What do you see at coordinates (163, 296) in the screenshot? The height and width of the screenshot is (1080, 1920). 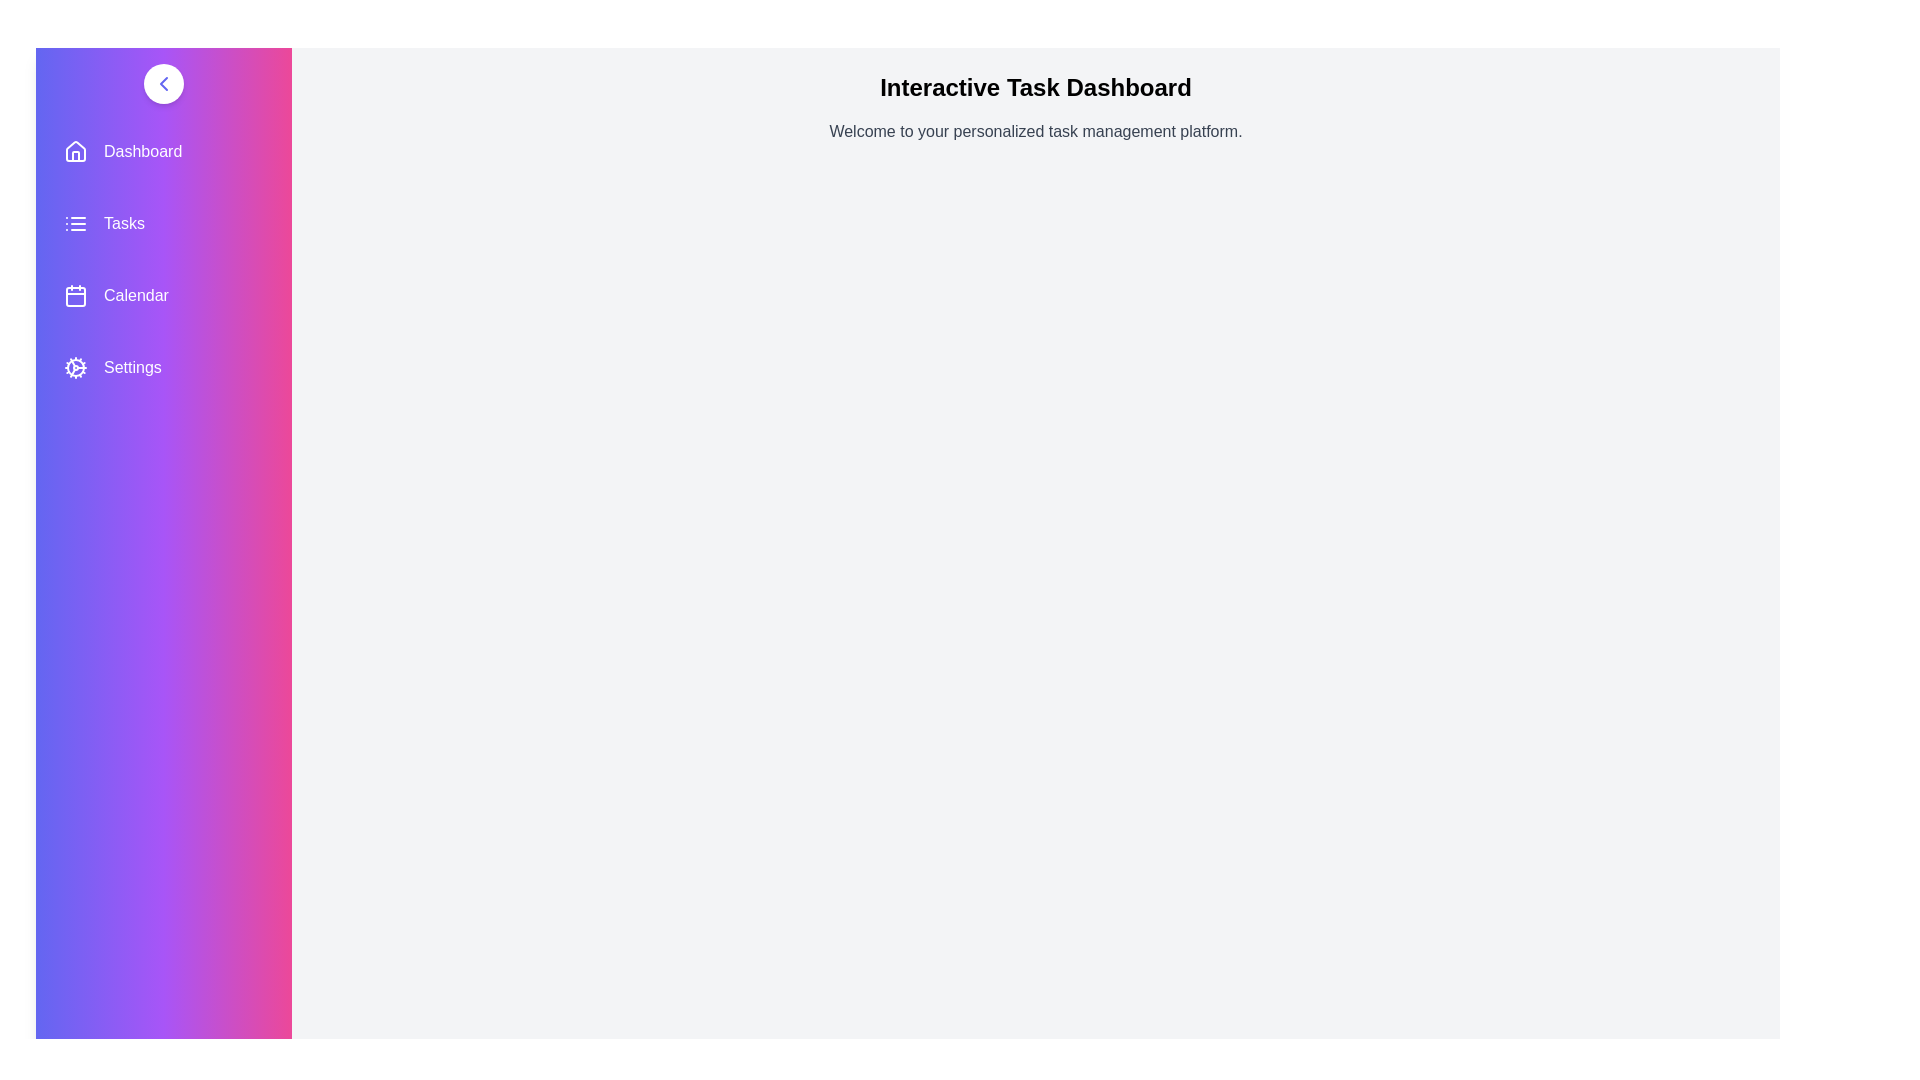 I see `the menu item labeled Calendar to navigate to its section` at bounding box center [163, 296].